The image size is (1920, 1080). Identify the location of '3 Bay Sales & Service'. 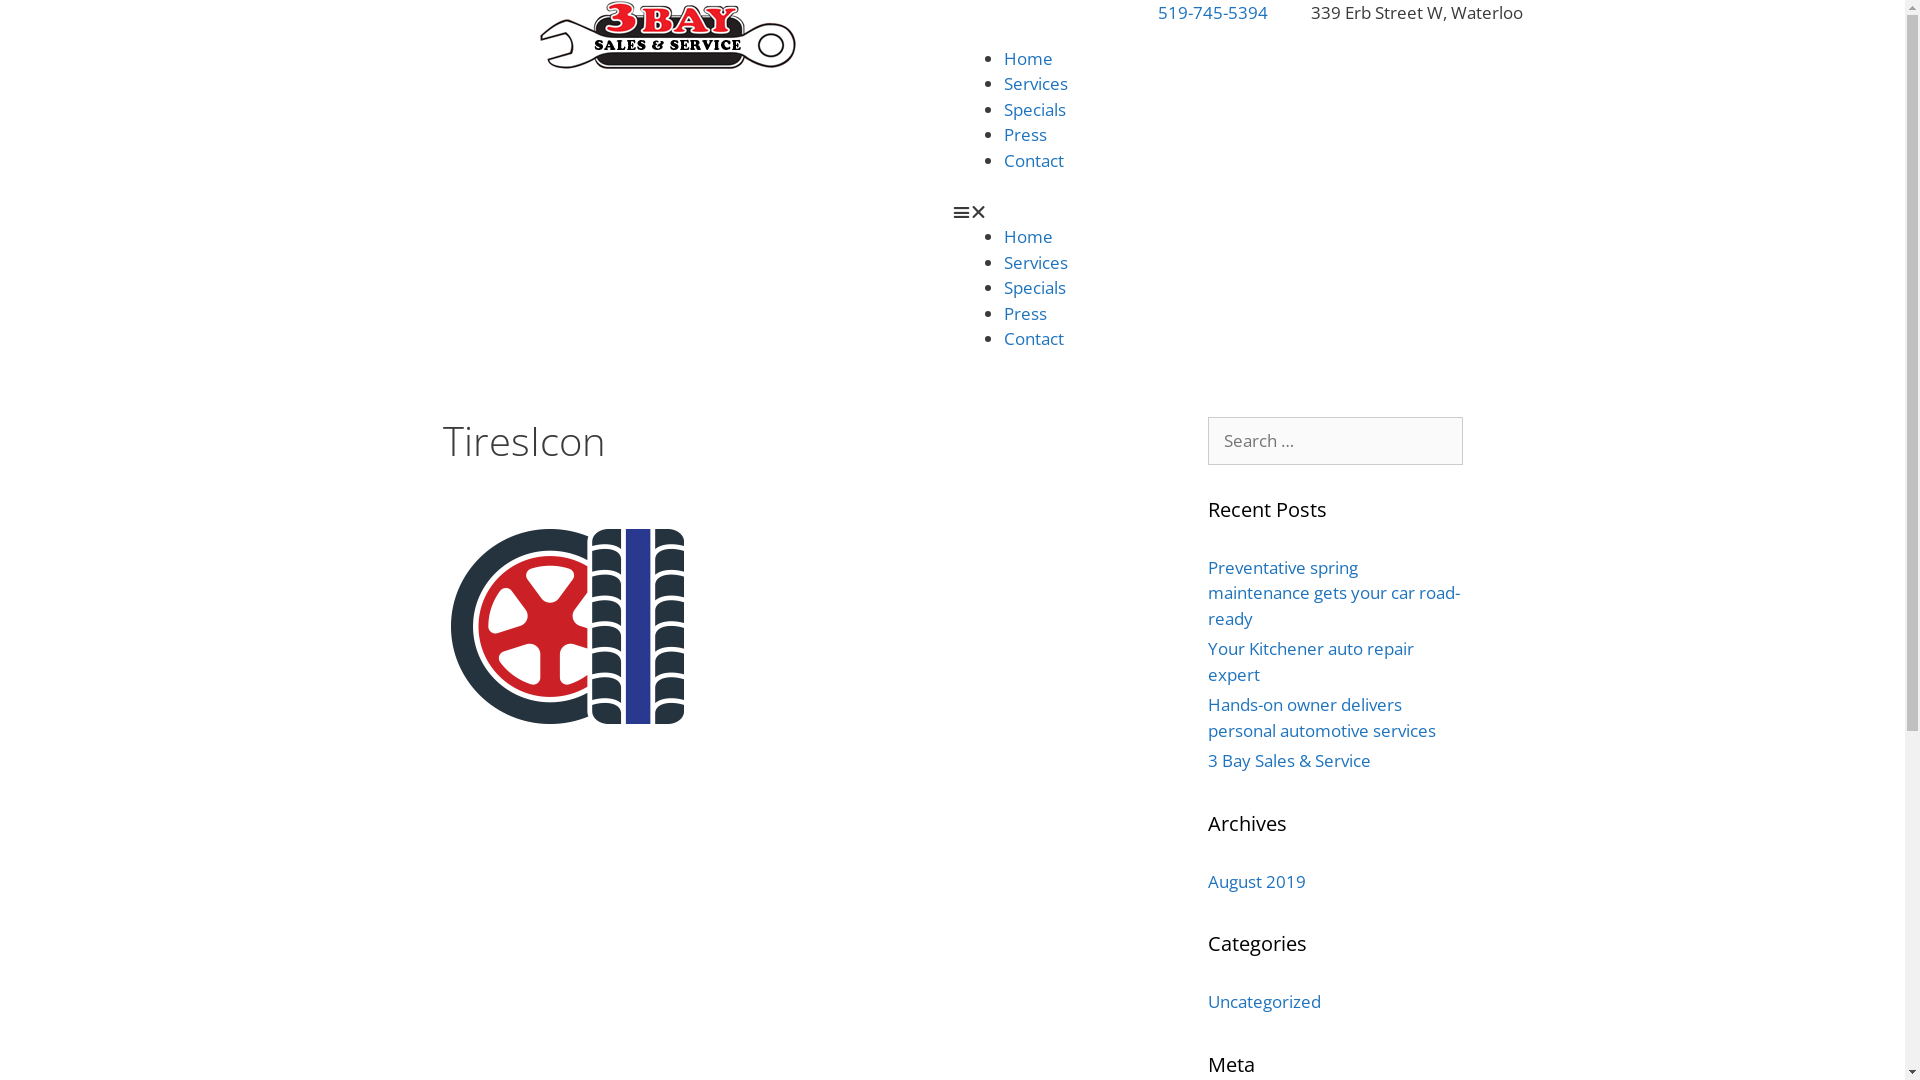
(1289, 760).